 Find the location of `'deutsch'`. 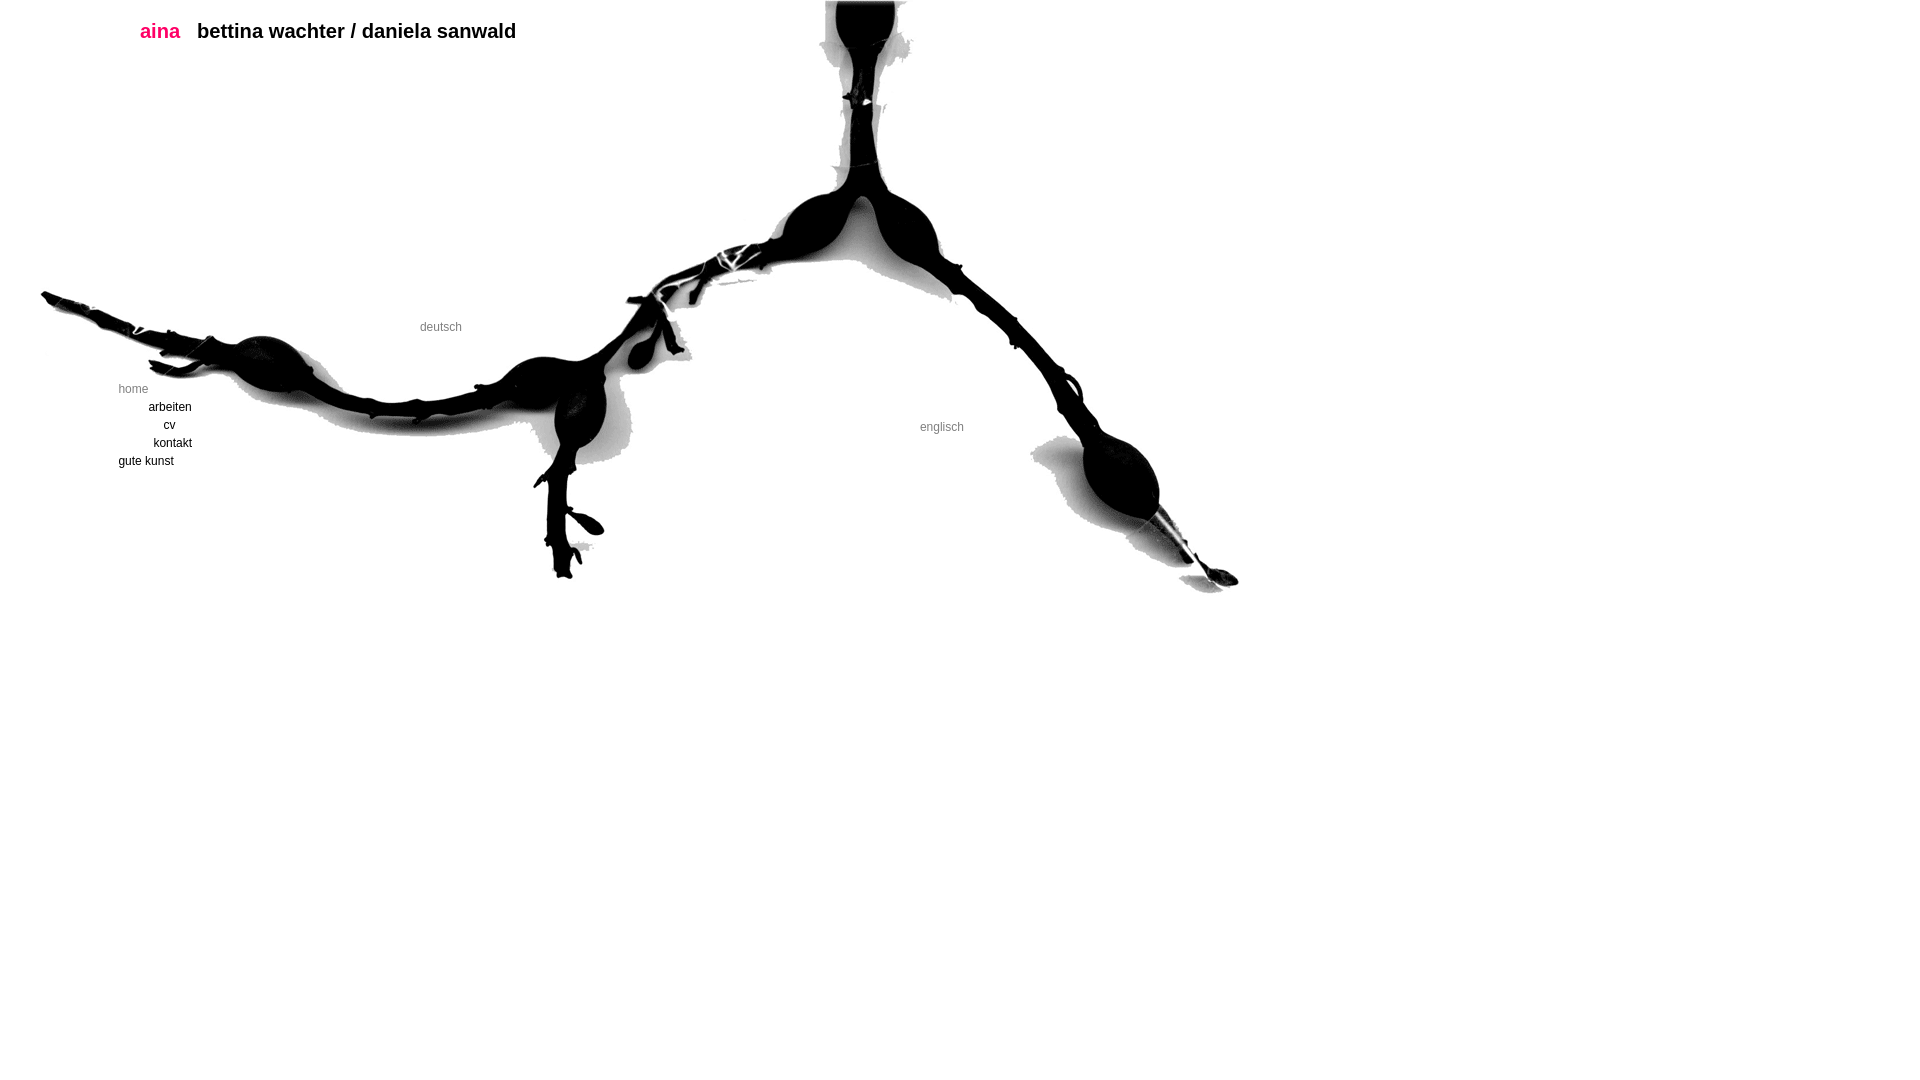

'deutsch' is located at coordinates (440, 326).